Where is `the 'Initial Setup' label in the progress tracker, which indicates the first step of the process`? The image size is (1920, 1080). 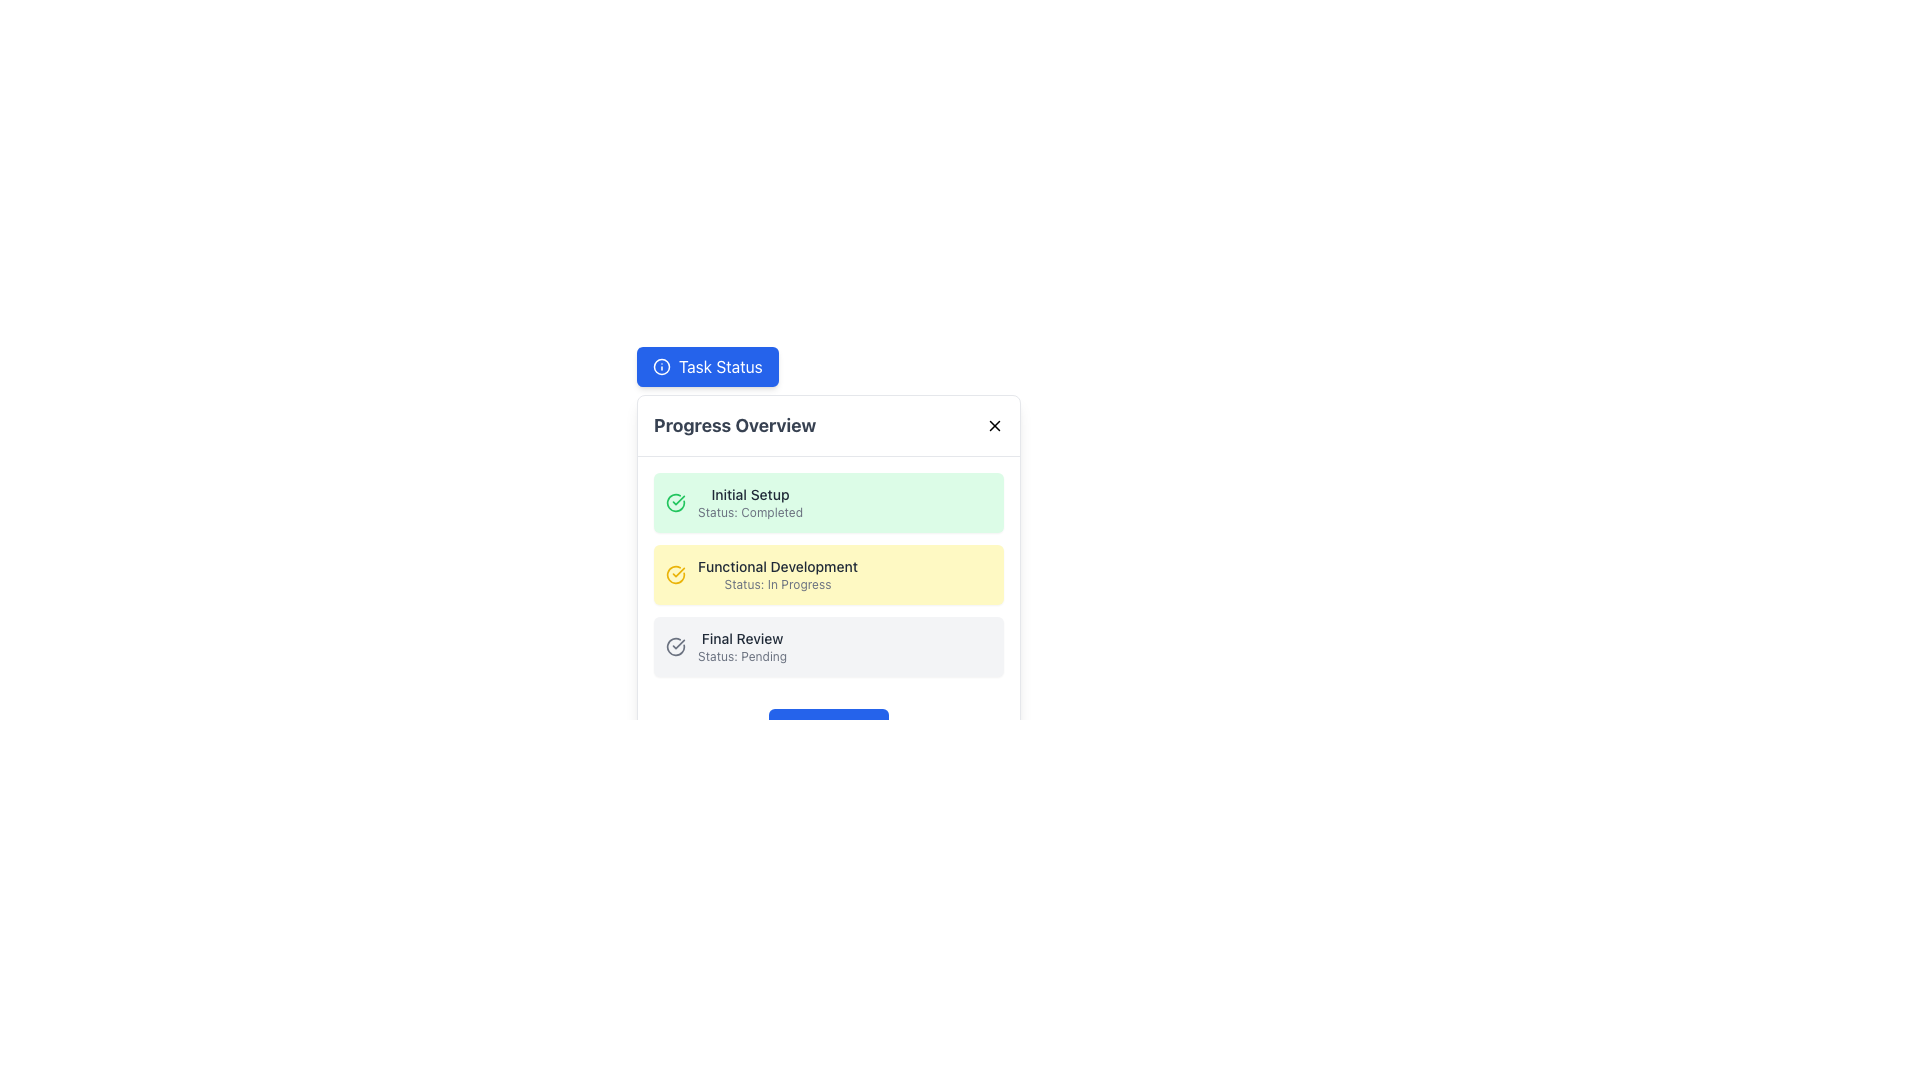
the 'Initial Setup' label in the progress tracker, which indicates the first step of the process is located at coordinates (749, 494).